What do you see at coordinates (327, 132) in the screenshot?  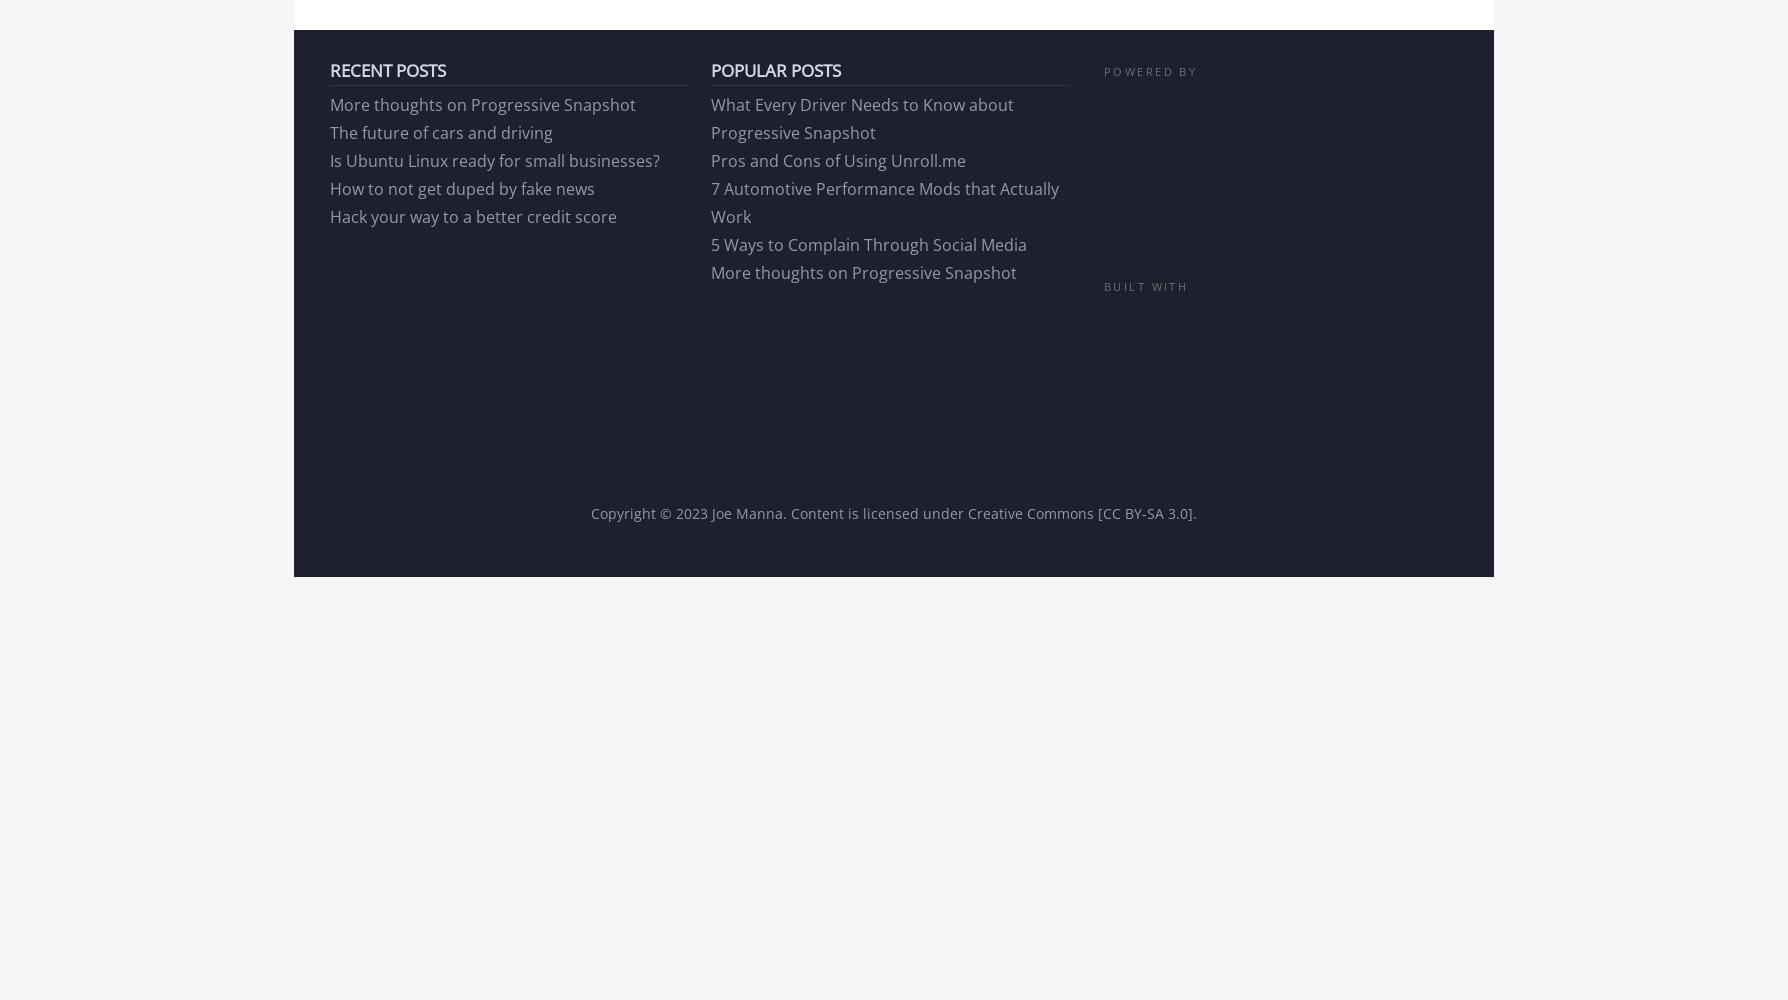 I see `'The future of cars and driving'` at bounding box center [327, 132].